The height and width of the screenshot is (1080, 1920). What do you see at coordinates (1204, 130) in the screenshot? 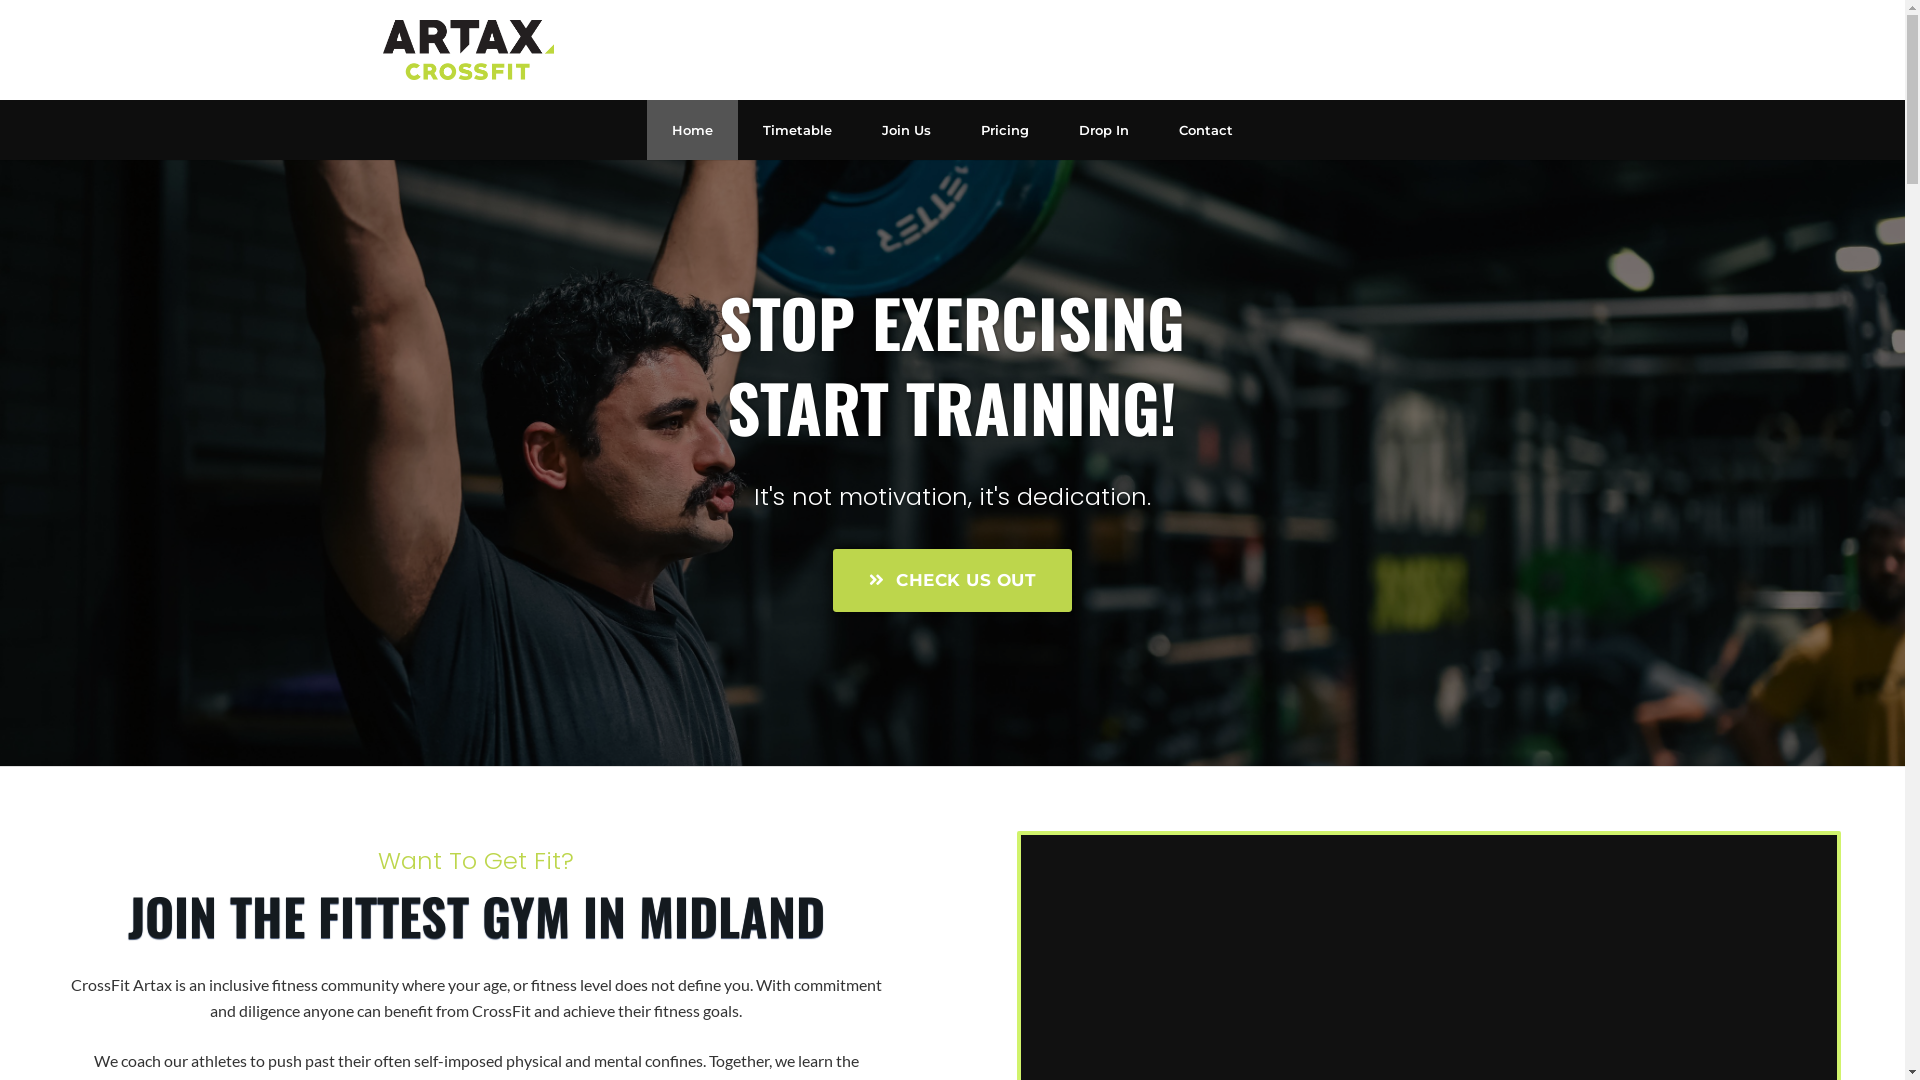
I see `'Contact'` at bounding box center [1204, 130].